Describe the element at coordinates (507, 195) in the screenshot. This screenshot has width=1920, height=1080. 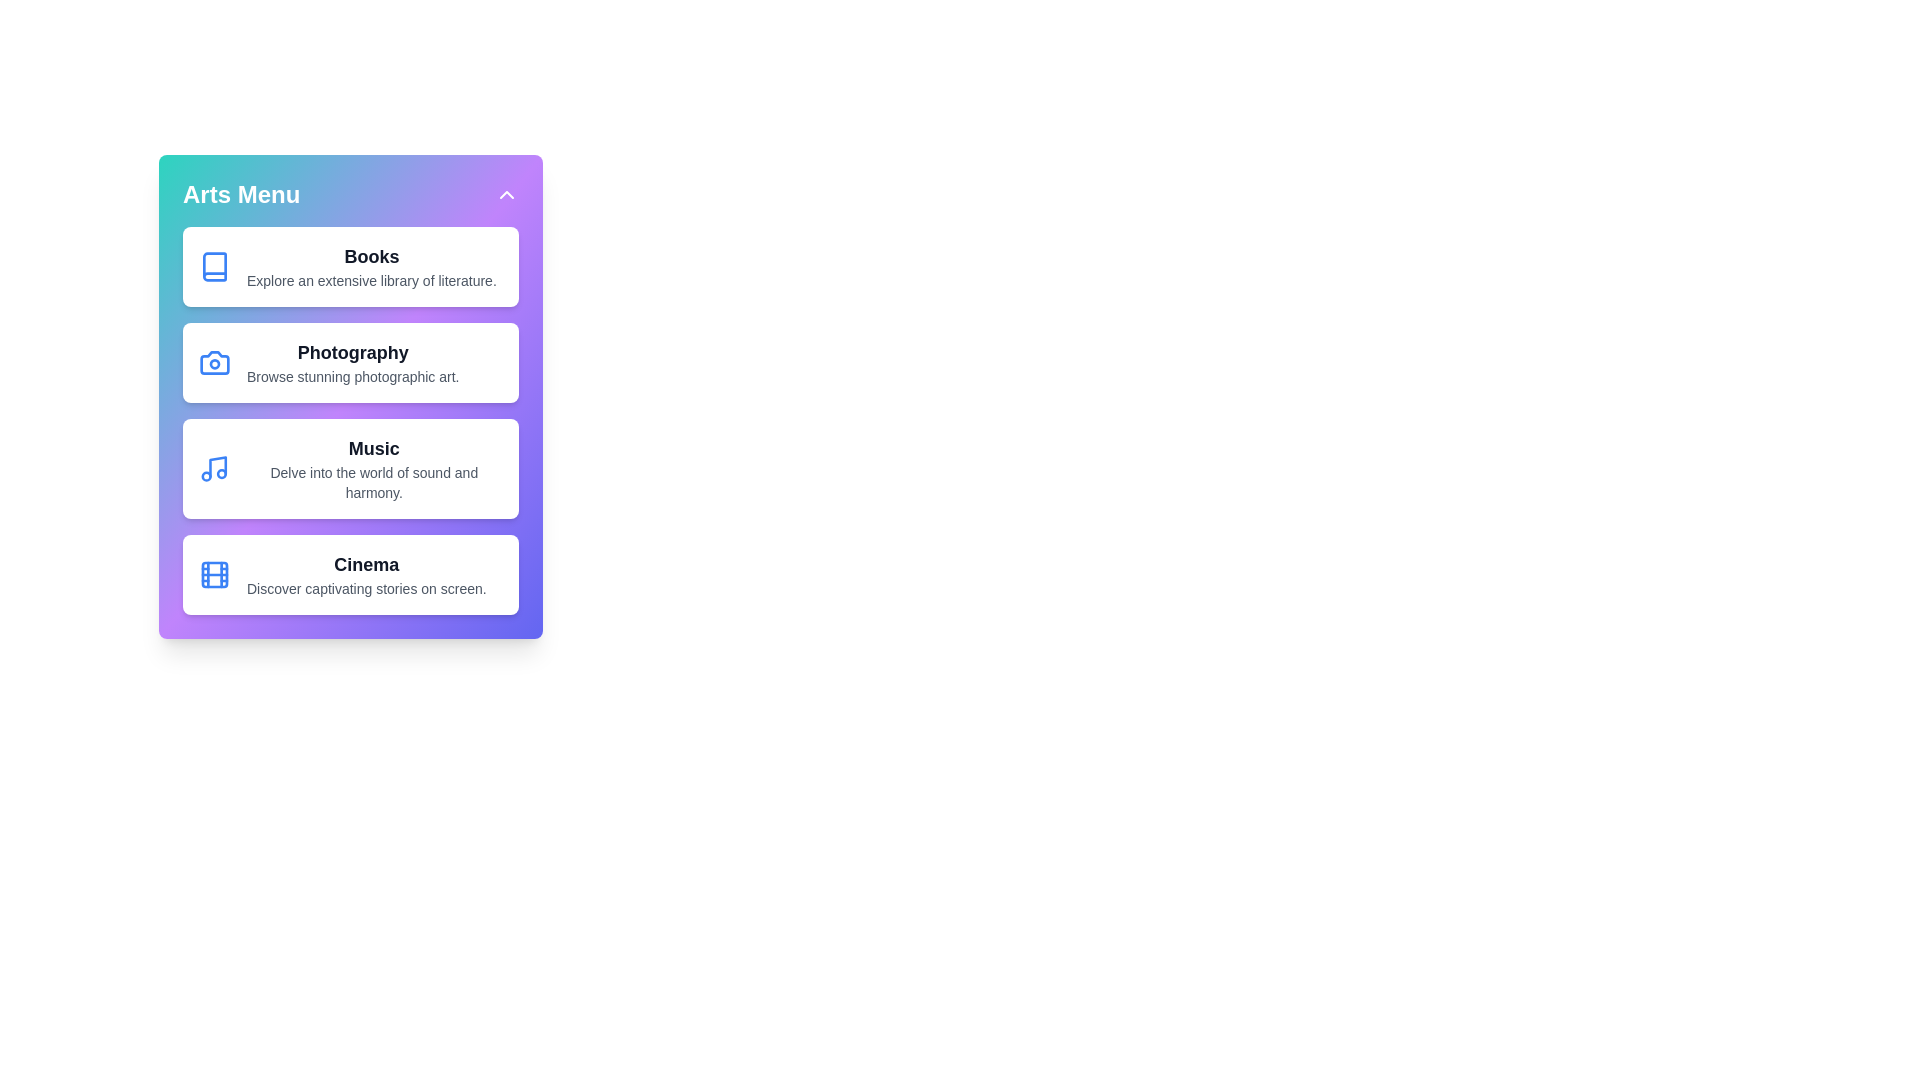
I see `toggle button to expand or collapse the menu` at that location.